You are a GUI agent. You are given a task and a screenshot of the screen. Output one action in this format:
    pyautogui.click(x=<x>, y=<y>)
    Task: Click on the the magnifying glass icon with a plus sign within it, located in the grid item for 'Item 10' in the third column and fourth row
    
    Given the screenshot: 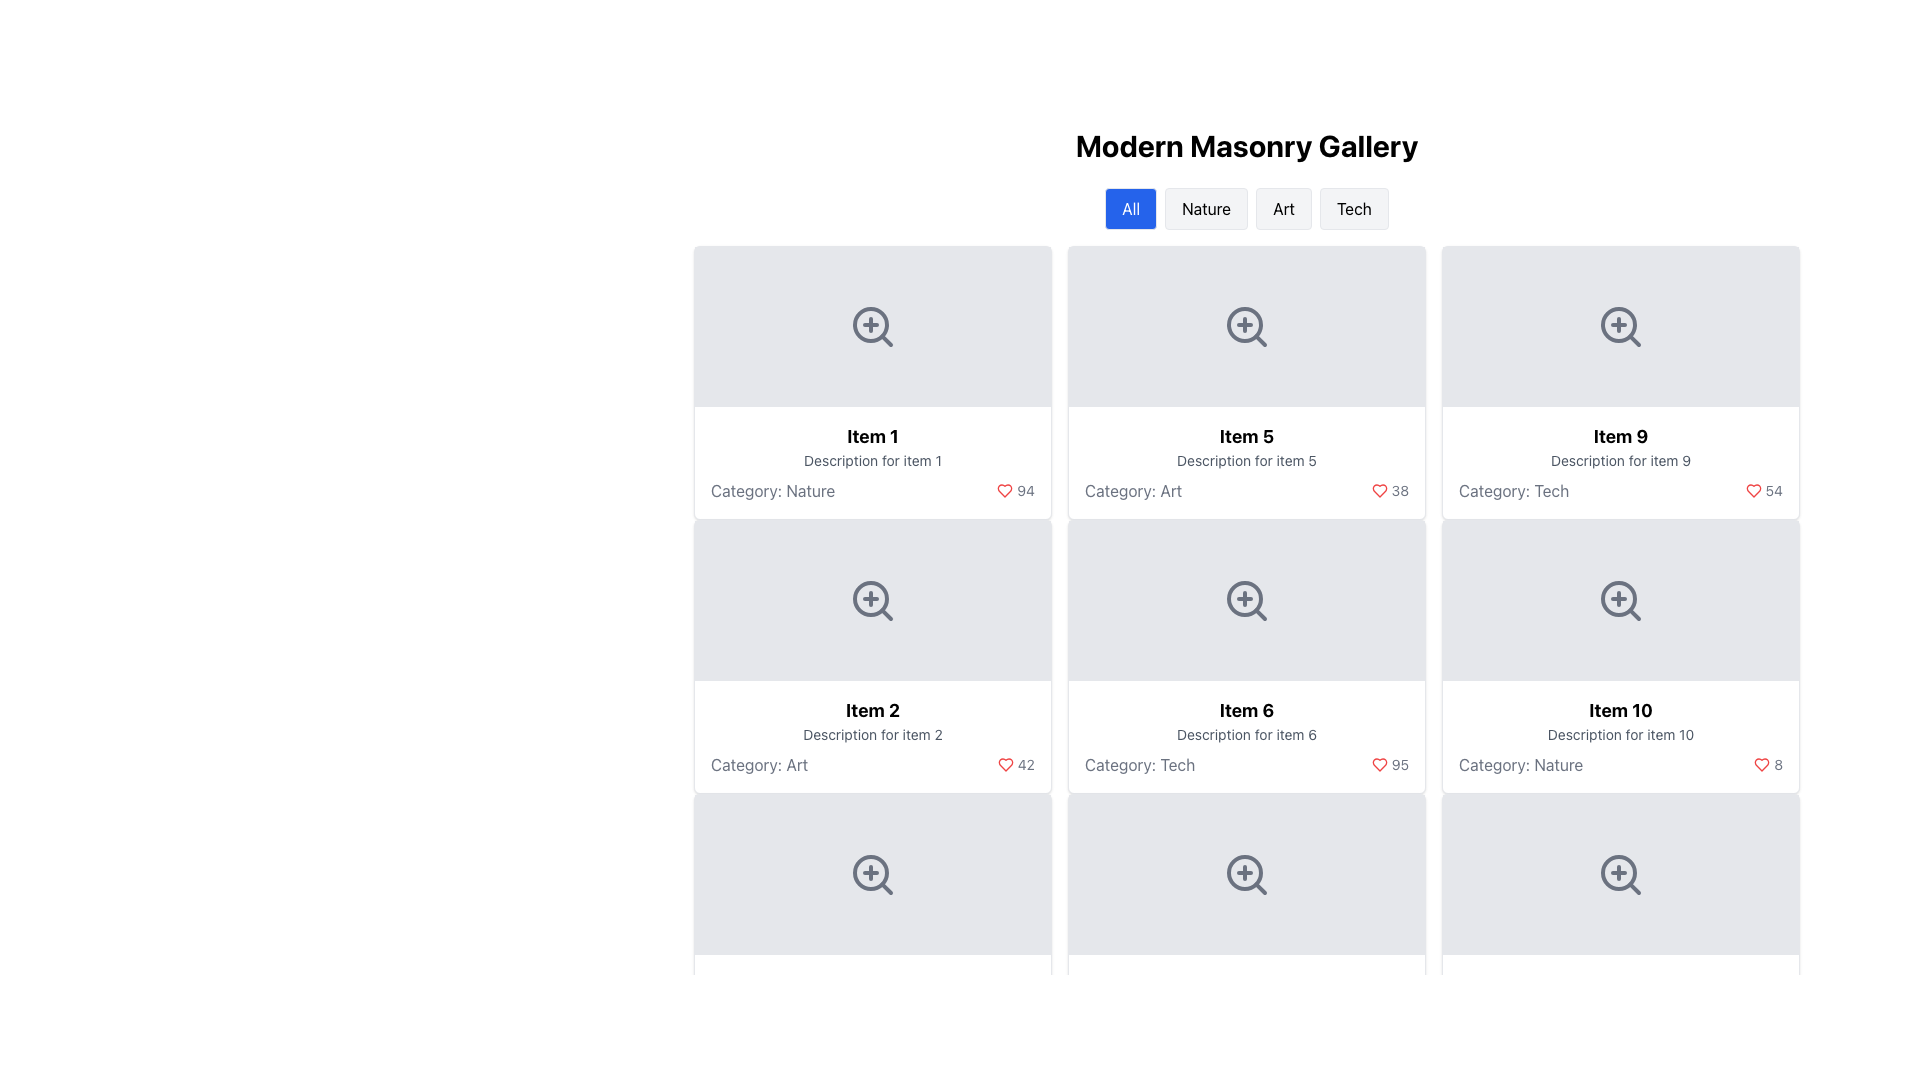 What is the action you would take?
    pyautogui.click(x=1621, y=874)
    